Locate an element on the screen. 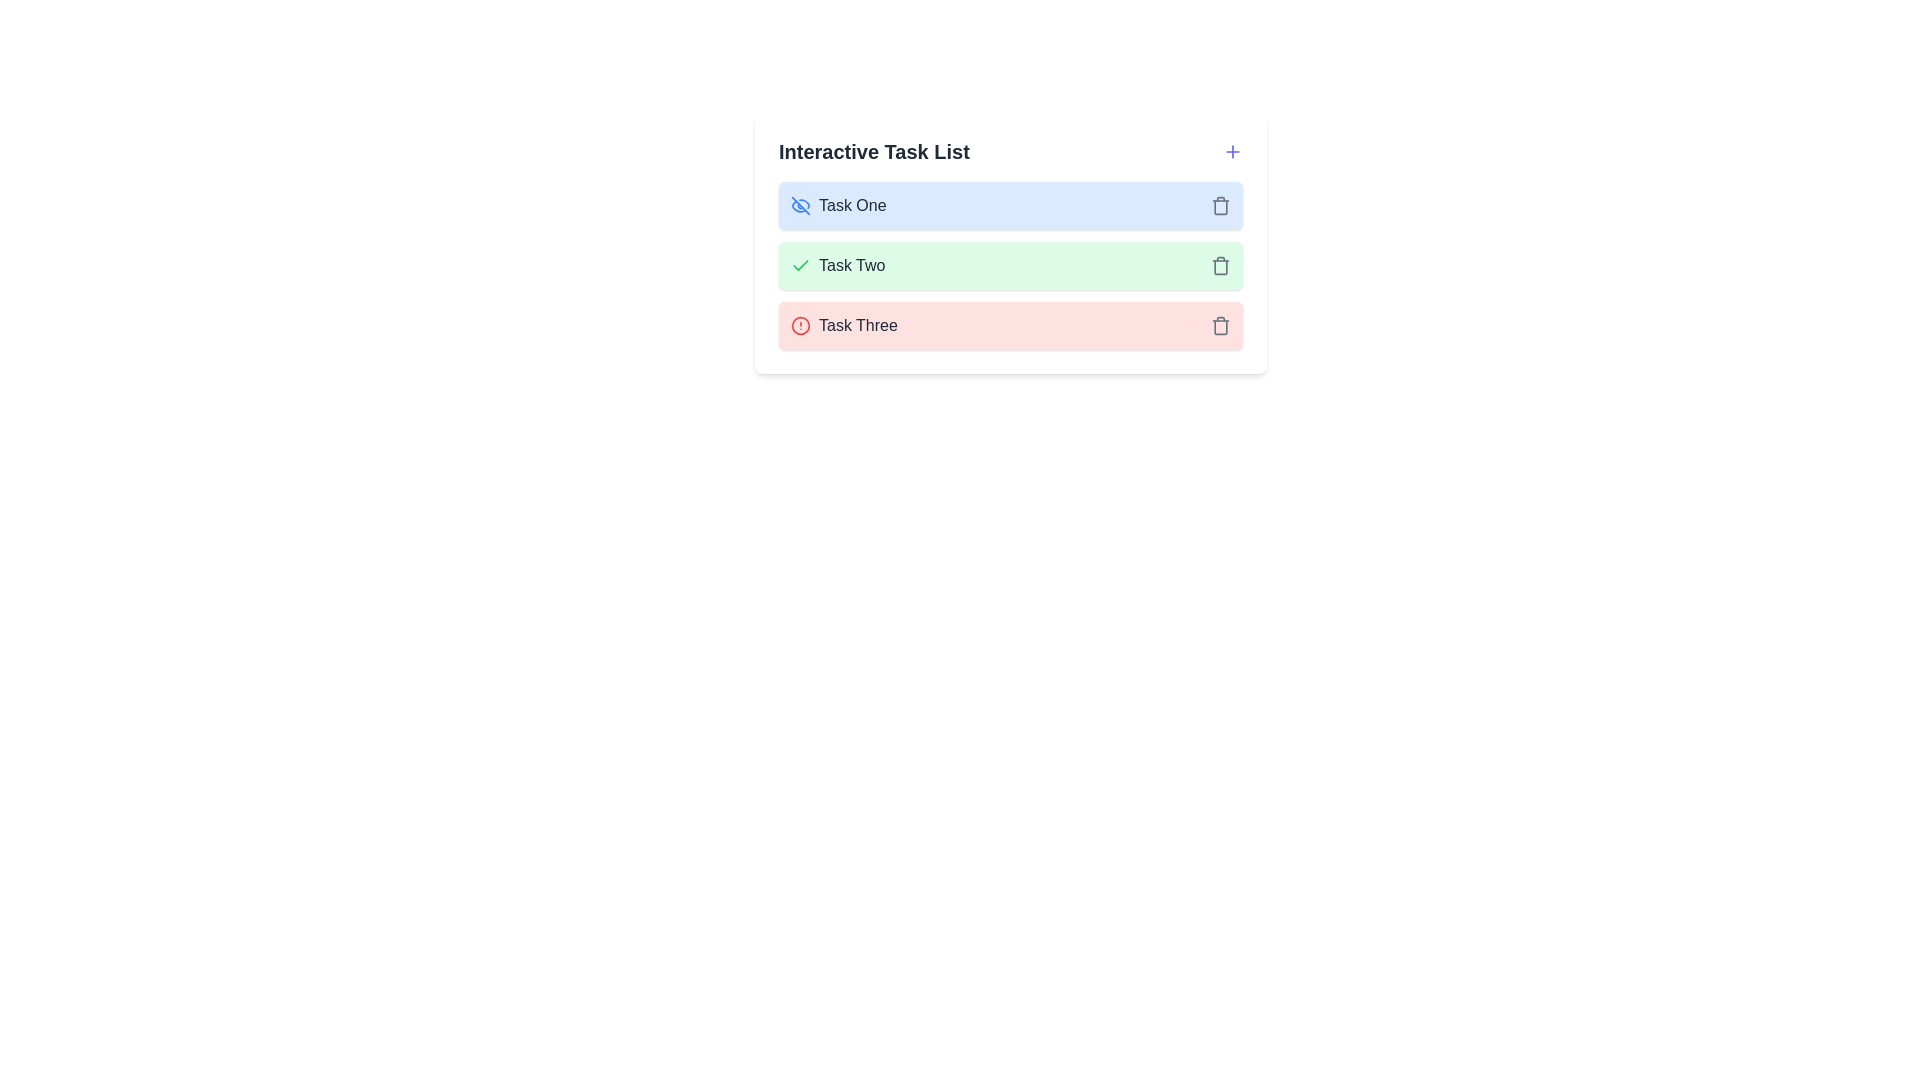  the trash bin icon button located at the top right corner of the 'Task One' section to change its color styling to red is located at coordinates (1219, 205).